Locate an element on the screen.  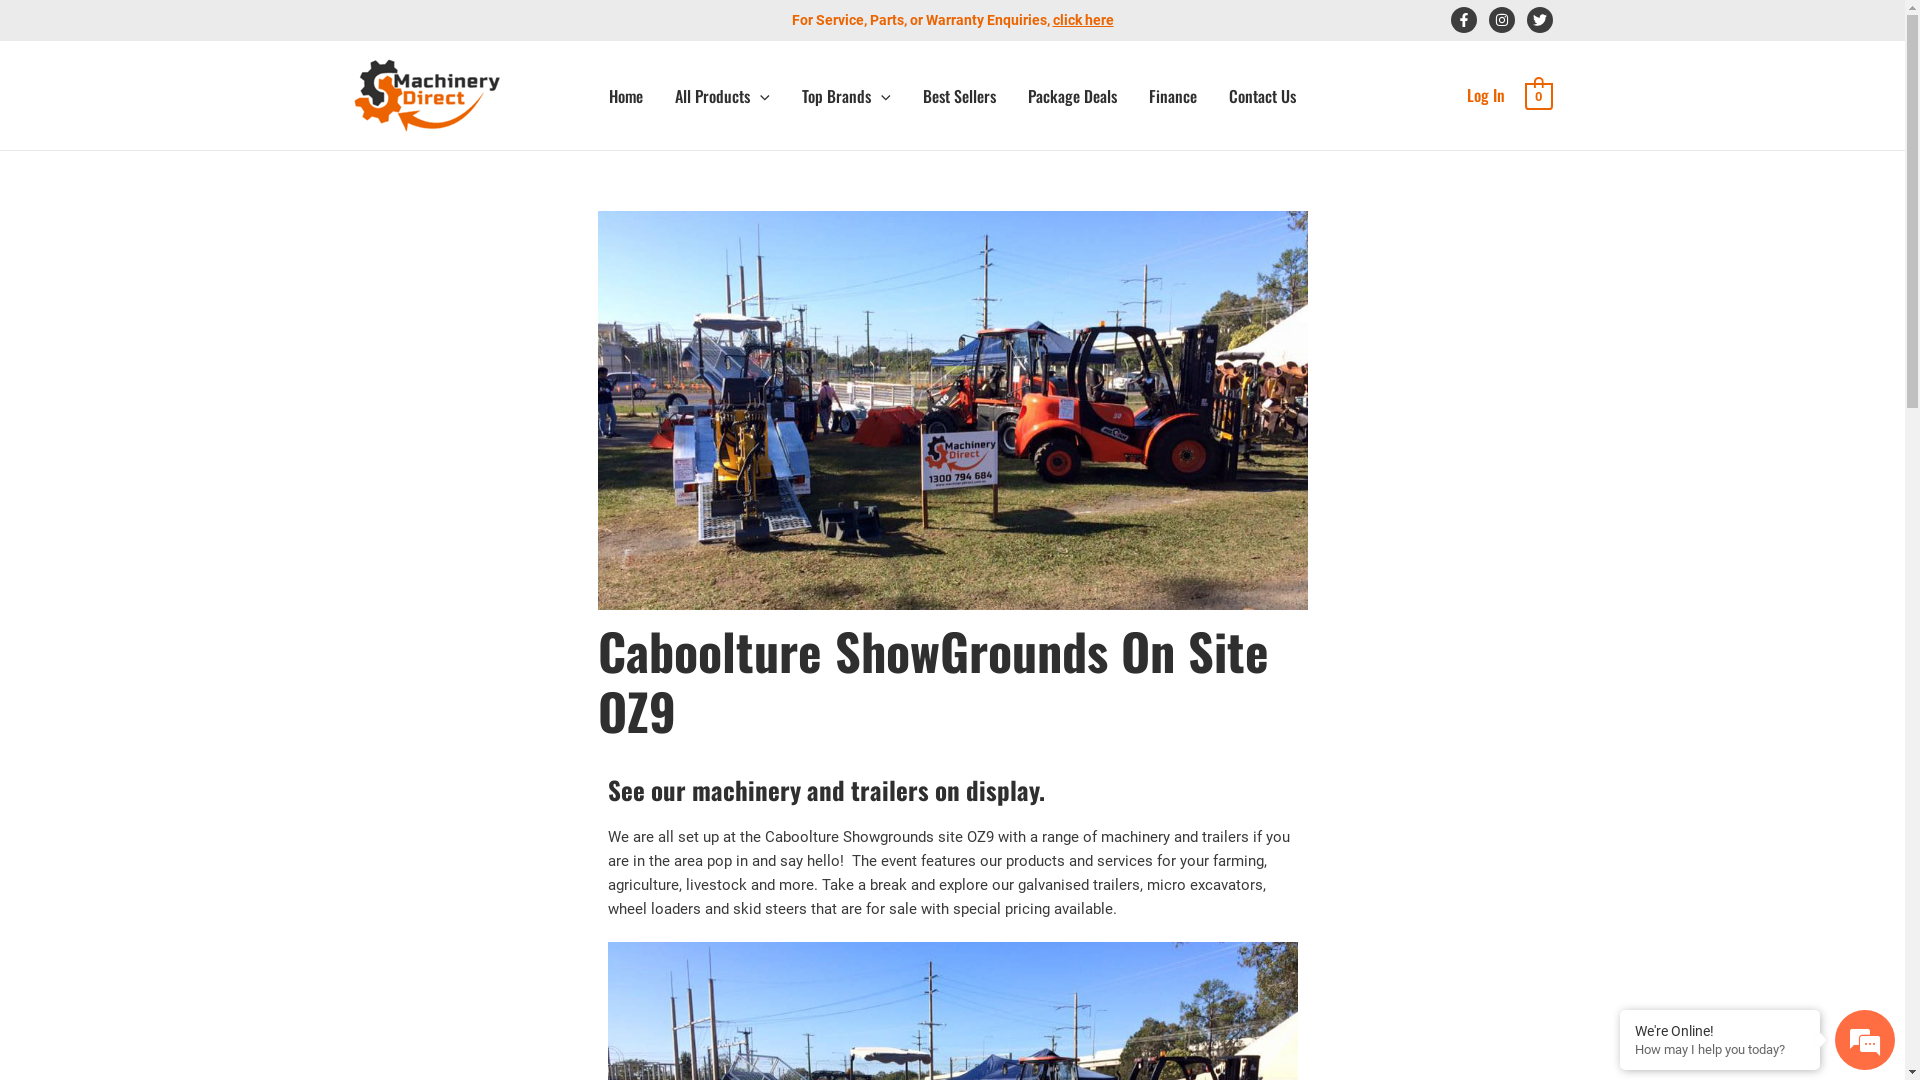
'0' is located at coordinates (1524, 95).